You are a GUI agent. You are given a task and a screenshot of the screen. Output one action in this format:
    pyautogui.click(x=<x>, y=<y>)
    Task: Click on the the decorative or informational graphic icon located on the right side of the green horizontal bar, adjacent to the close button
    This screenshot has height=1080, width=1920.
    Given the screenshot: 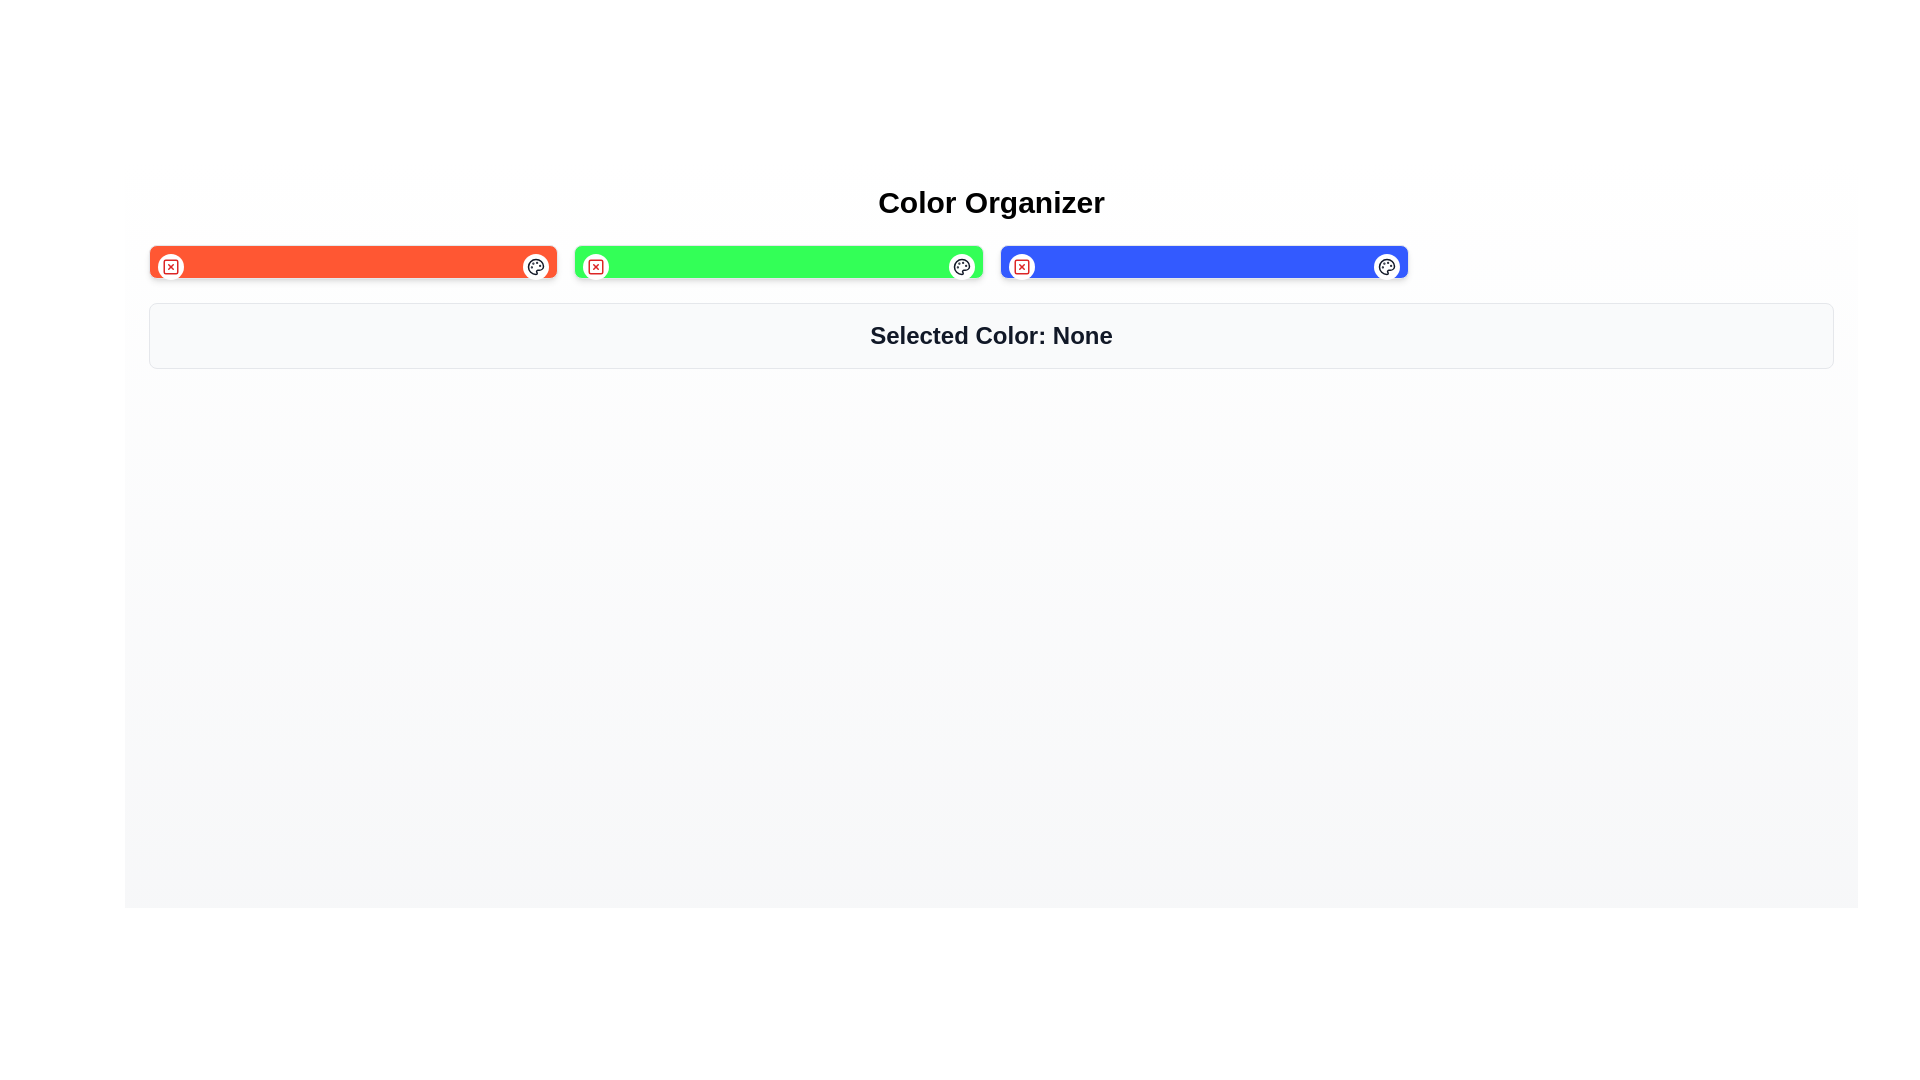 What is the action you would take?
    pyautogui.click(x=961, y=265)
    